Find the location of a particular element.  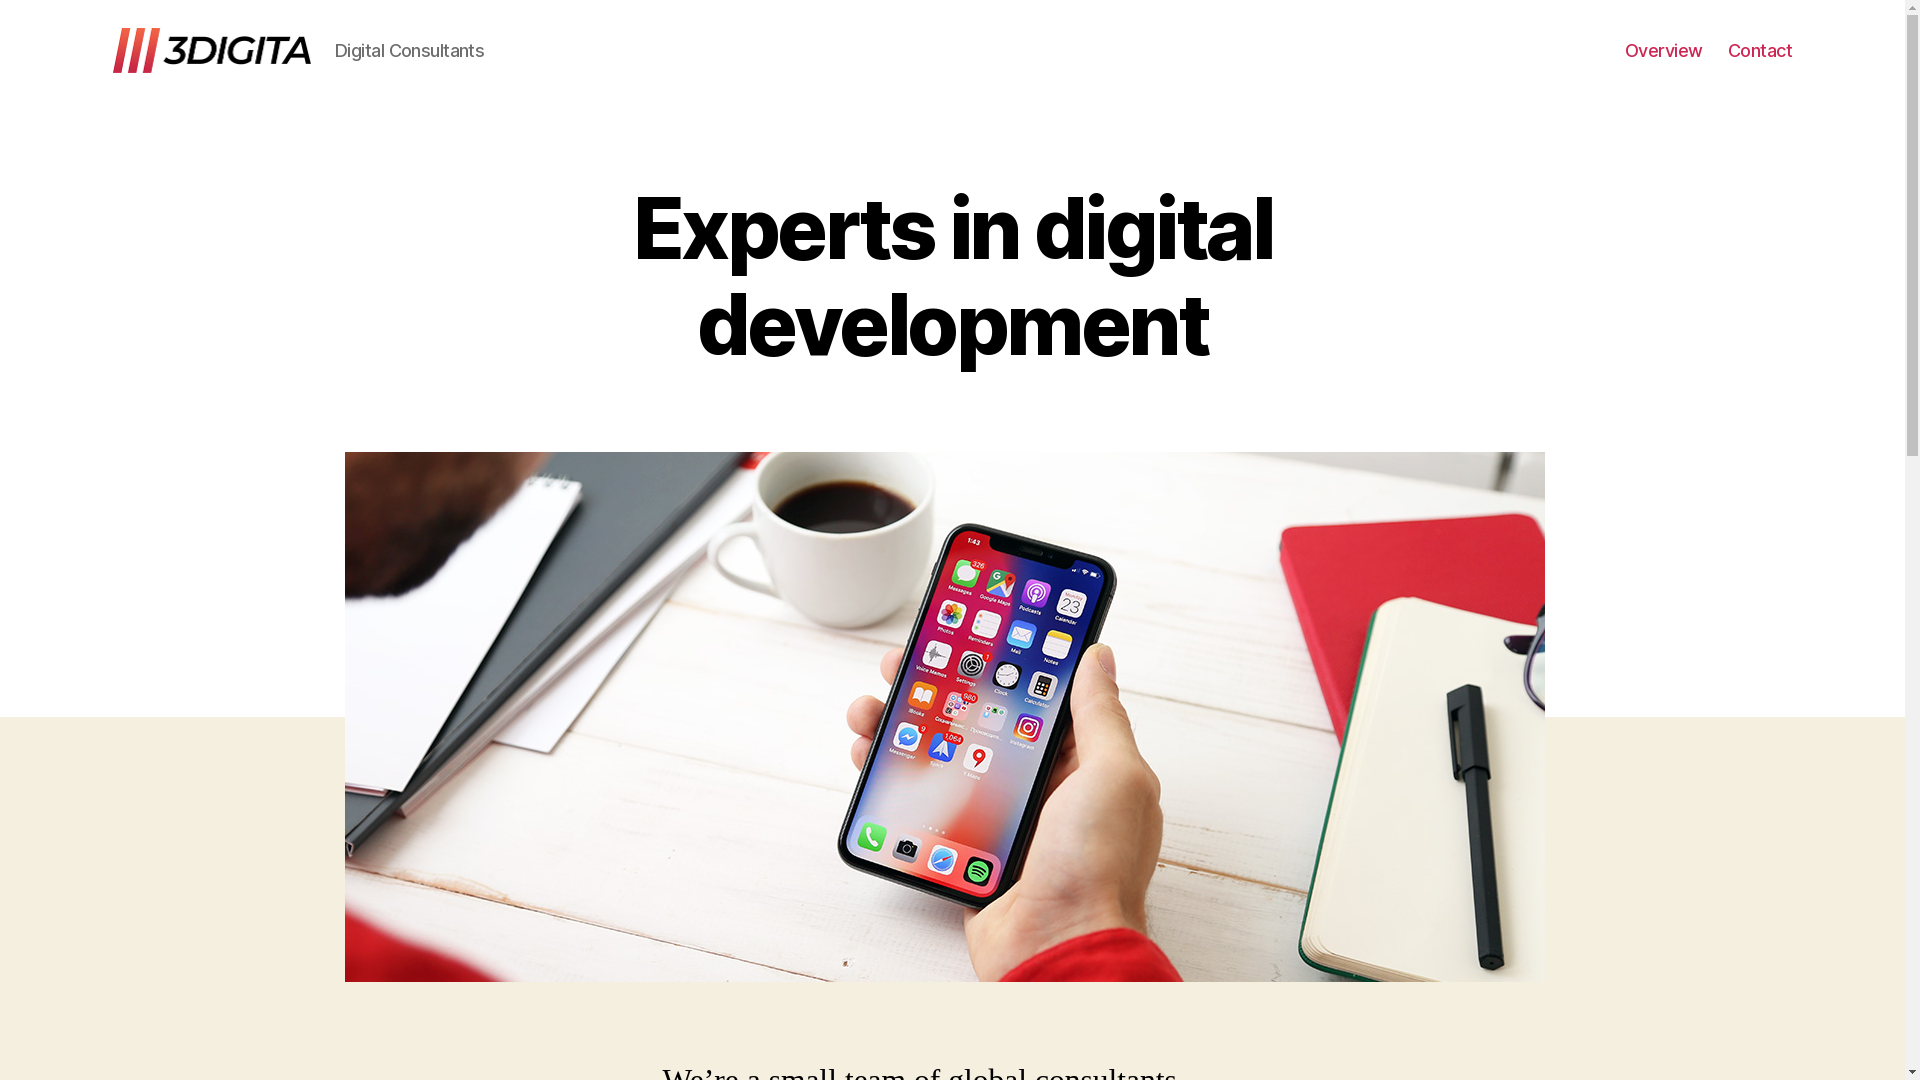

'Contact' is located at coordinates (1727, 49).